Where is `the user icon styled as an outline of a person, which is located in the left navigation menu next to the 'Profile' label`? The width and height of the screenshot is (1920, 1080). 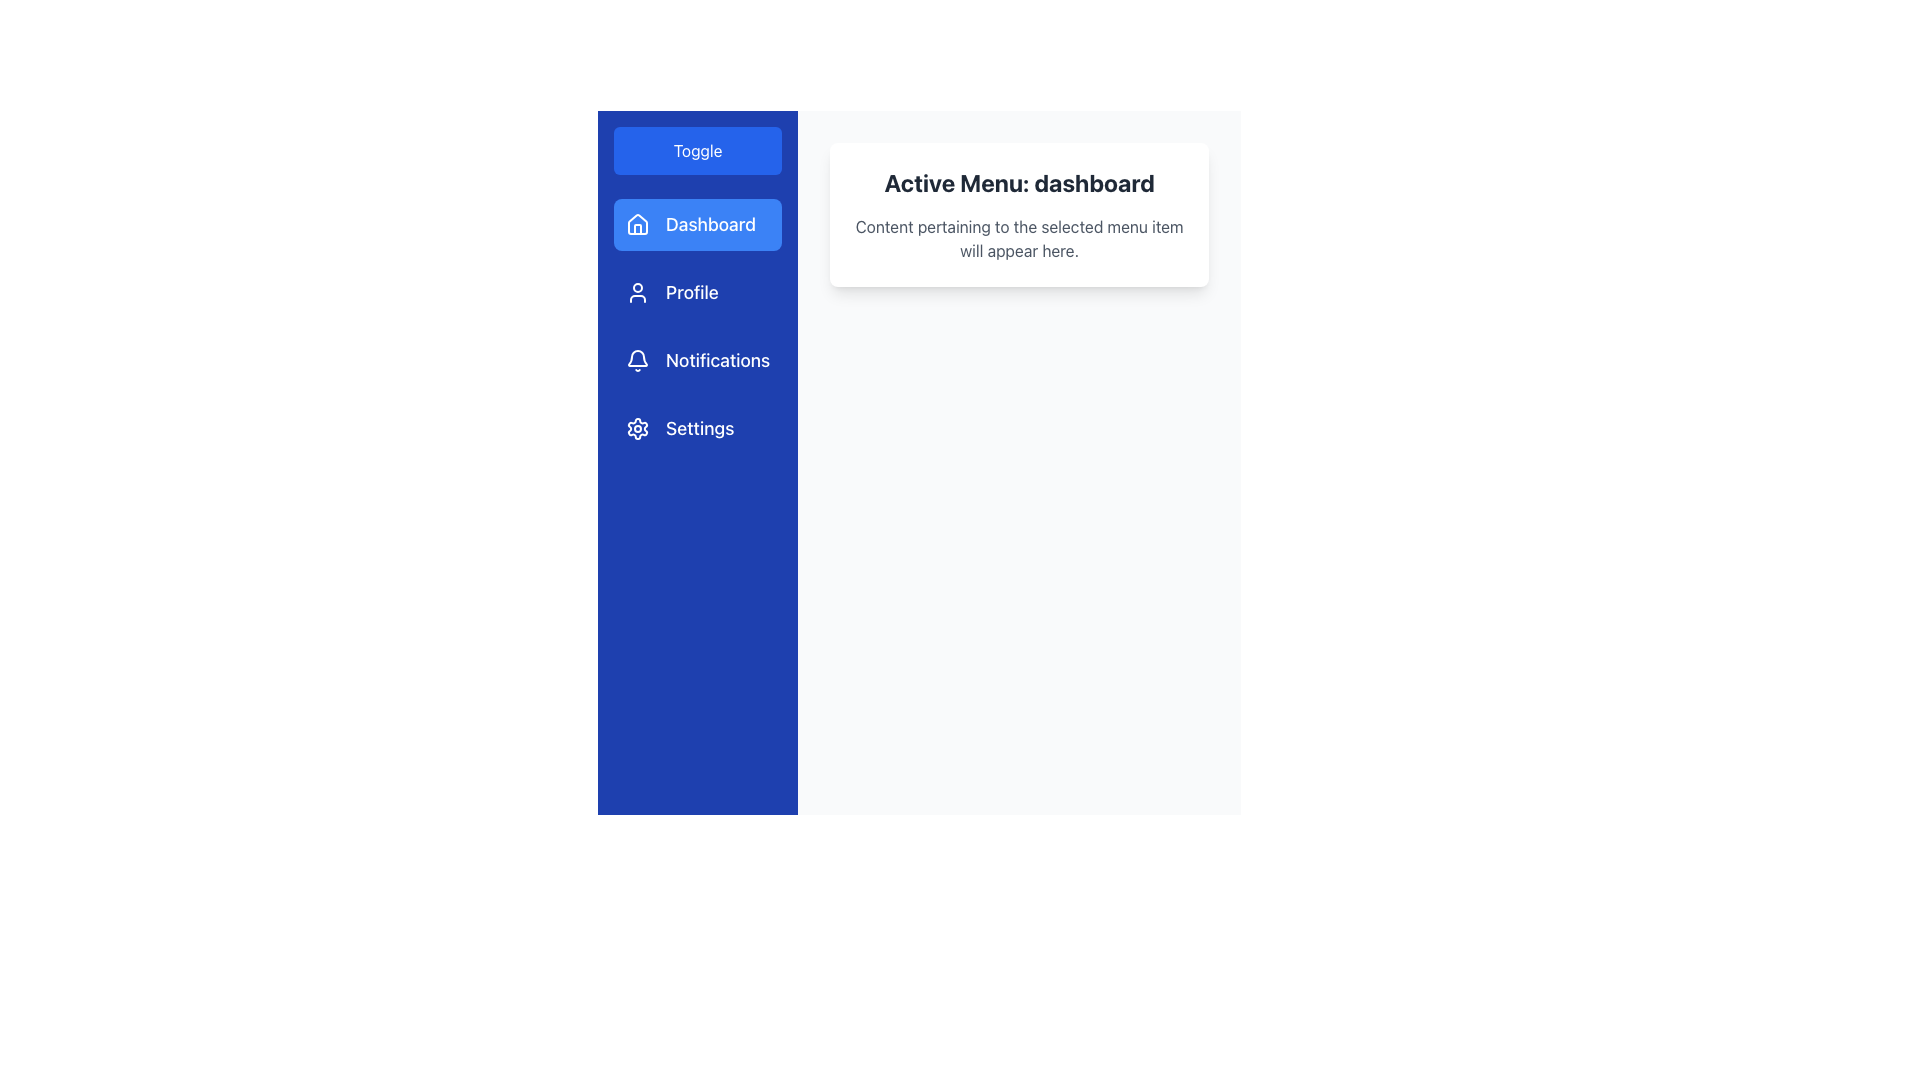
the user icon styled as an outline of a person, which is located in the left navigation menu next to the 'Profile' label is located at coordinates (637, 293).